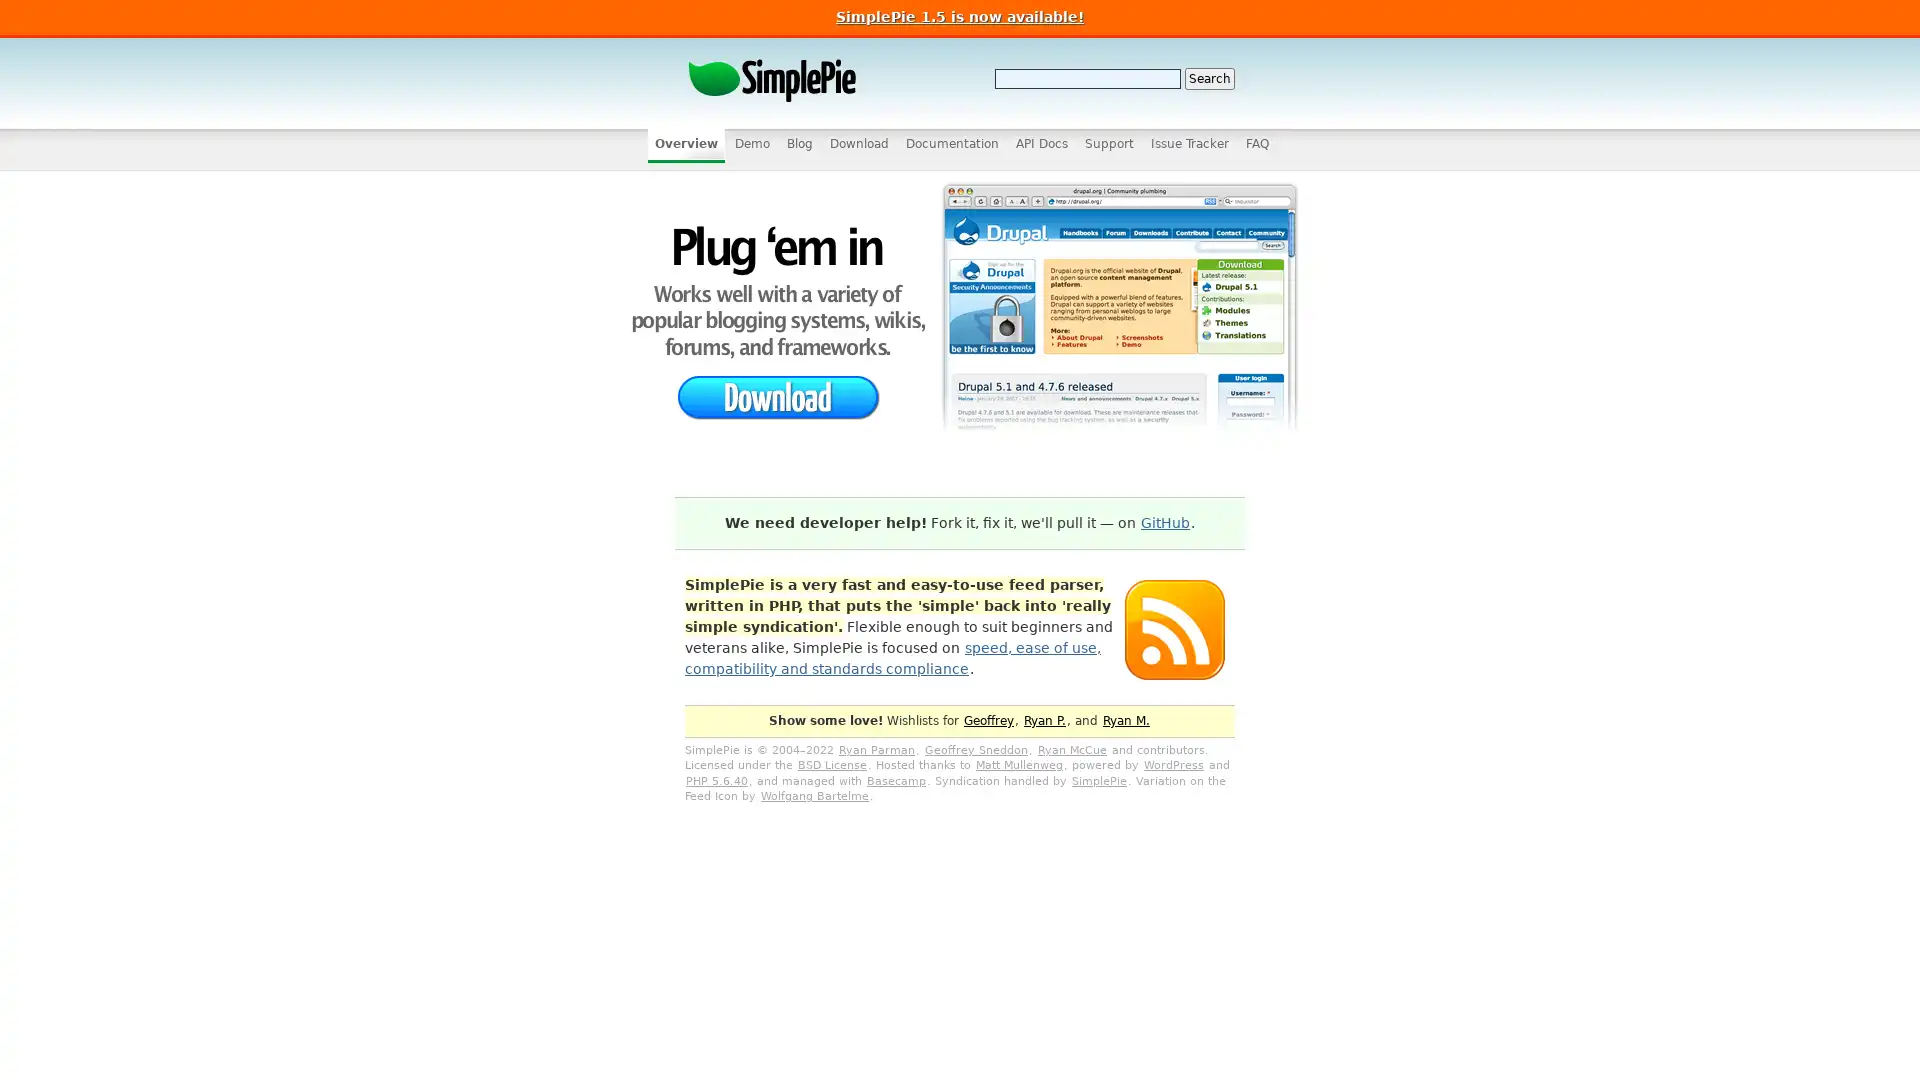 This screenshot has width=1920, height=1080. I want to click on Search, so click(1208, 77).